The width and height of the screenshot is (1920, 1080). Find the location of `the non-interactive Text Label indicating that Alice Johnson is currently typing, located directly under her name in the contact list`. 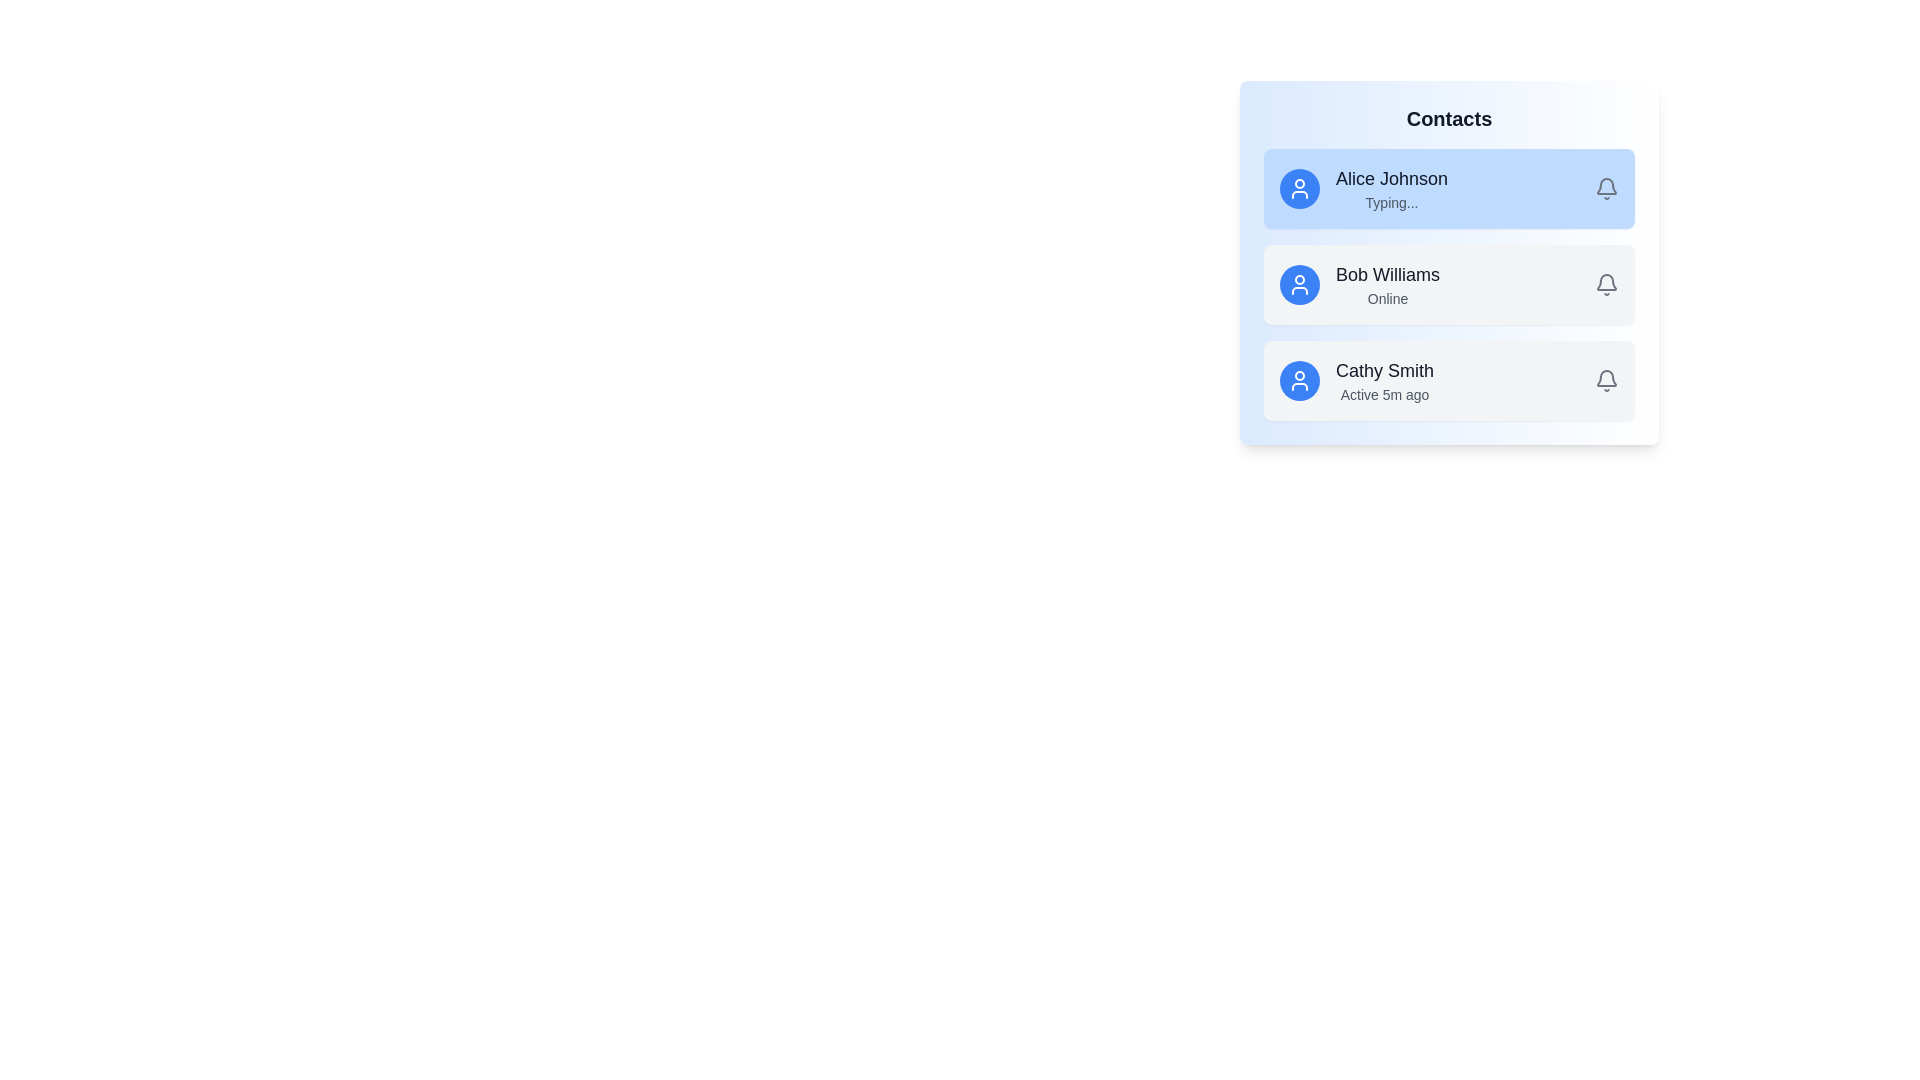

the non-interactive Text Label indicating that Alice Johnson is currently typing, located directly under her name in the contact list is located at coordinates (1391, 203).